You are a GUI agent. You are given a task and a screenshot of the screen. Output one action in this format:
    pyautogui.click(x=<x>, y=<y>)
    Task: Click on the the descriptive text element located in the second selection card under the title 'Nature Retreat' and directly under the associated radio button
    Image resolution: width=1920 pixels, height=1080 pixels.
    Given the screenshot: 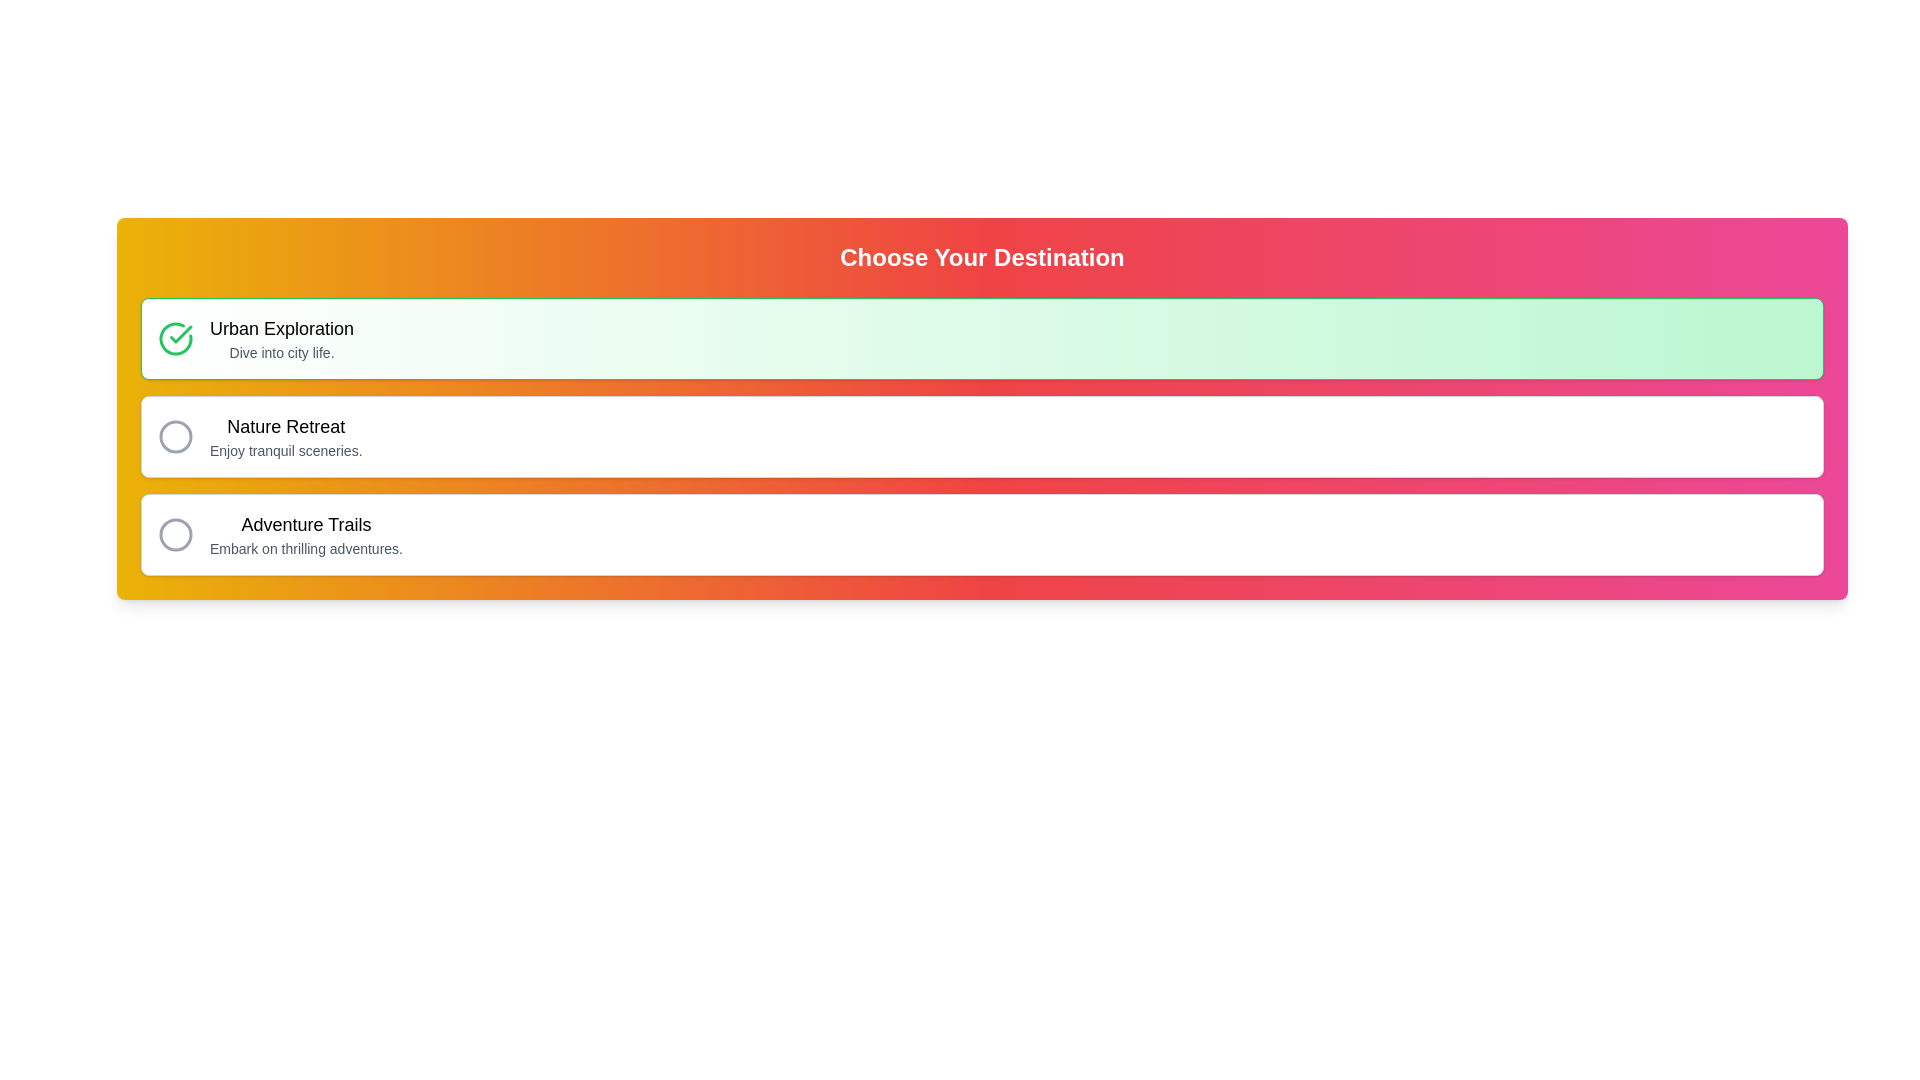 What is the action you would take?
    pyautogui.click(x=285, y=451)
    